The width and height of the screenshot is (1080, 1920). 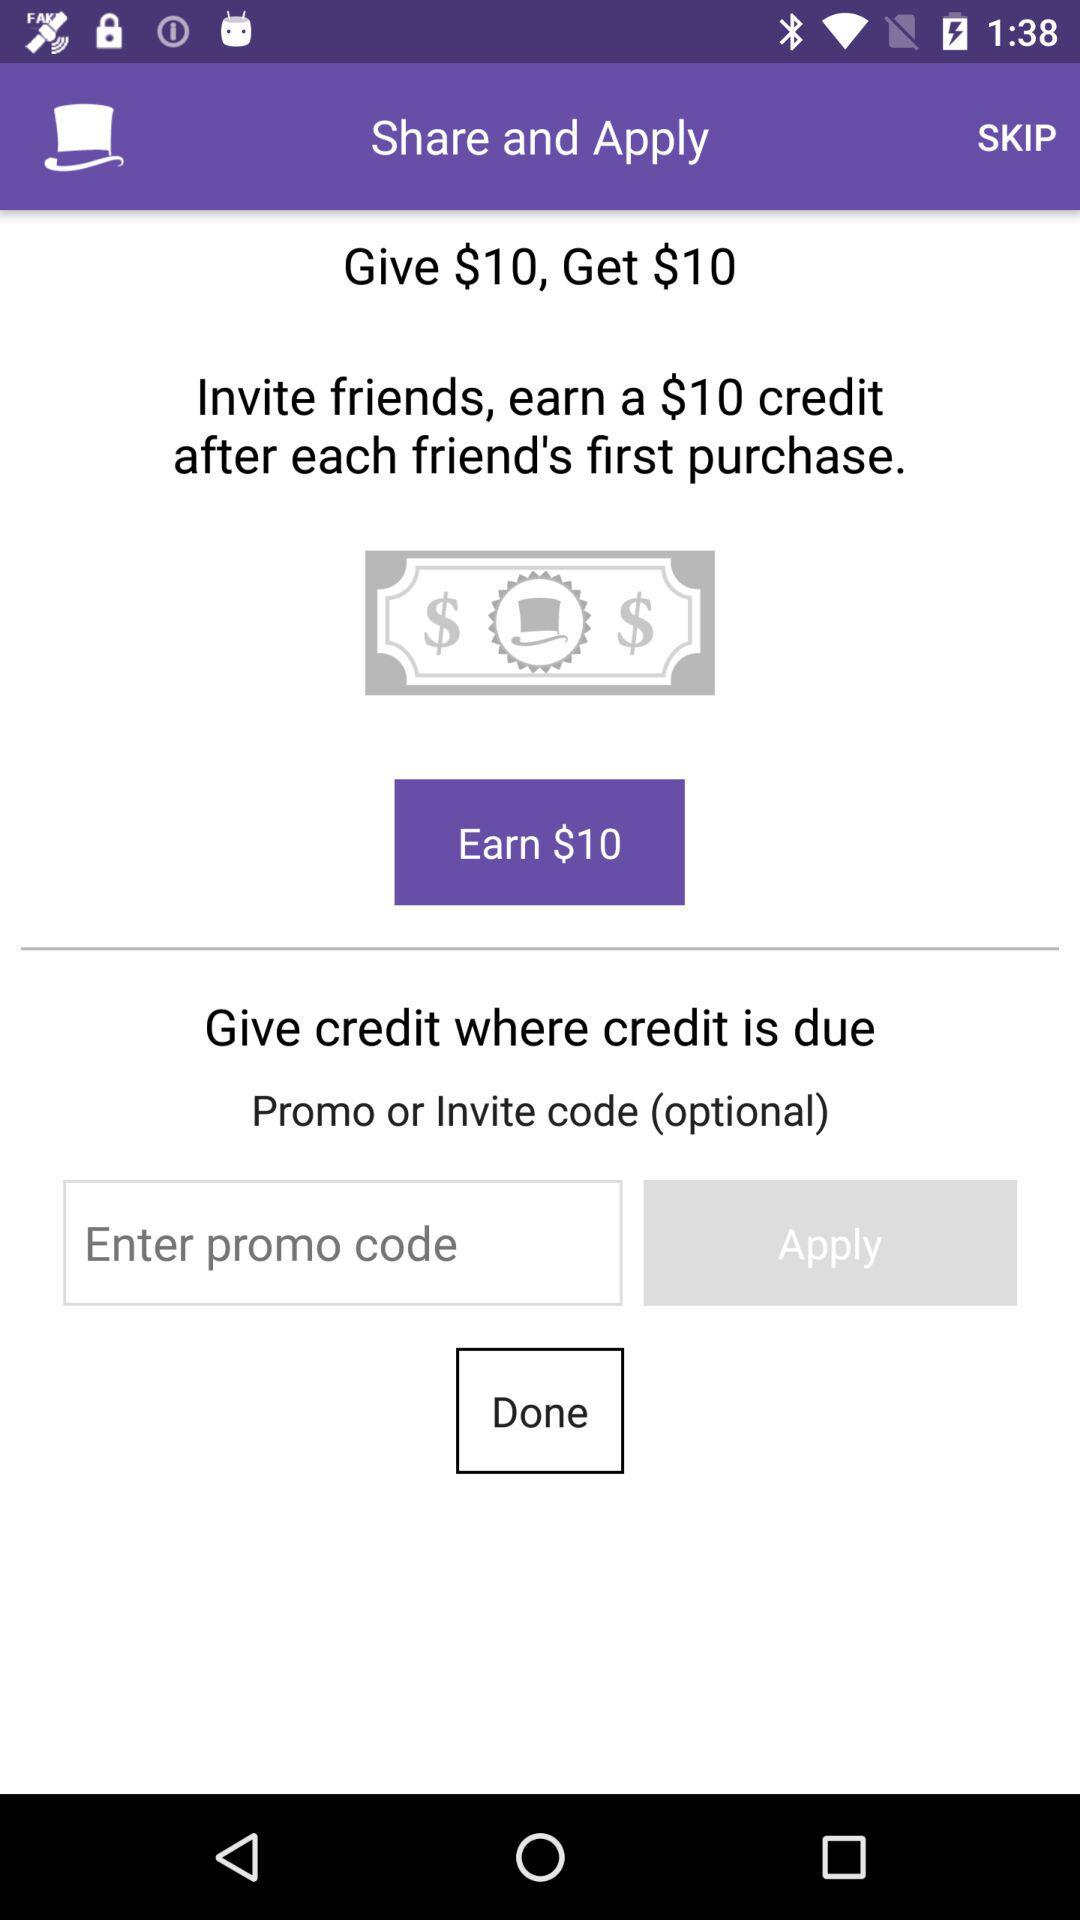 What do you see at coordinates (830, 1242) in the screenshot?
I see `apply which is in the bottom second line` at bounding box center [830, 1242].